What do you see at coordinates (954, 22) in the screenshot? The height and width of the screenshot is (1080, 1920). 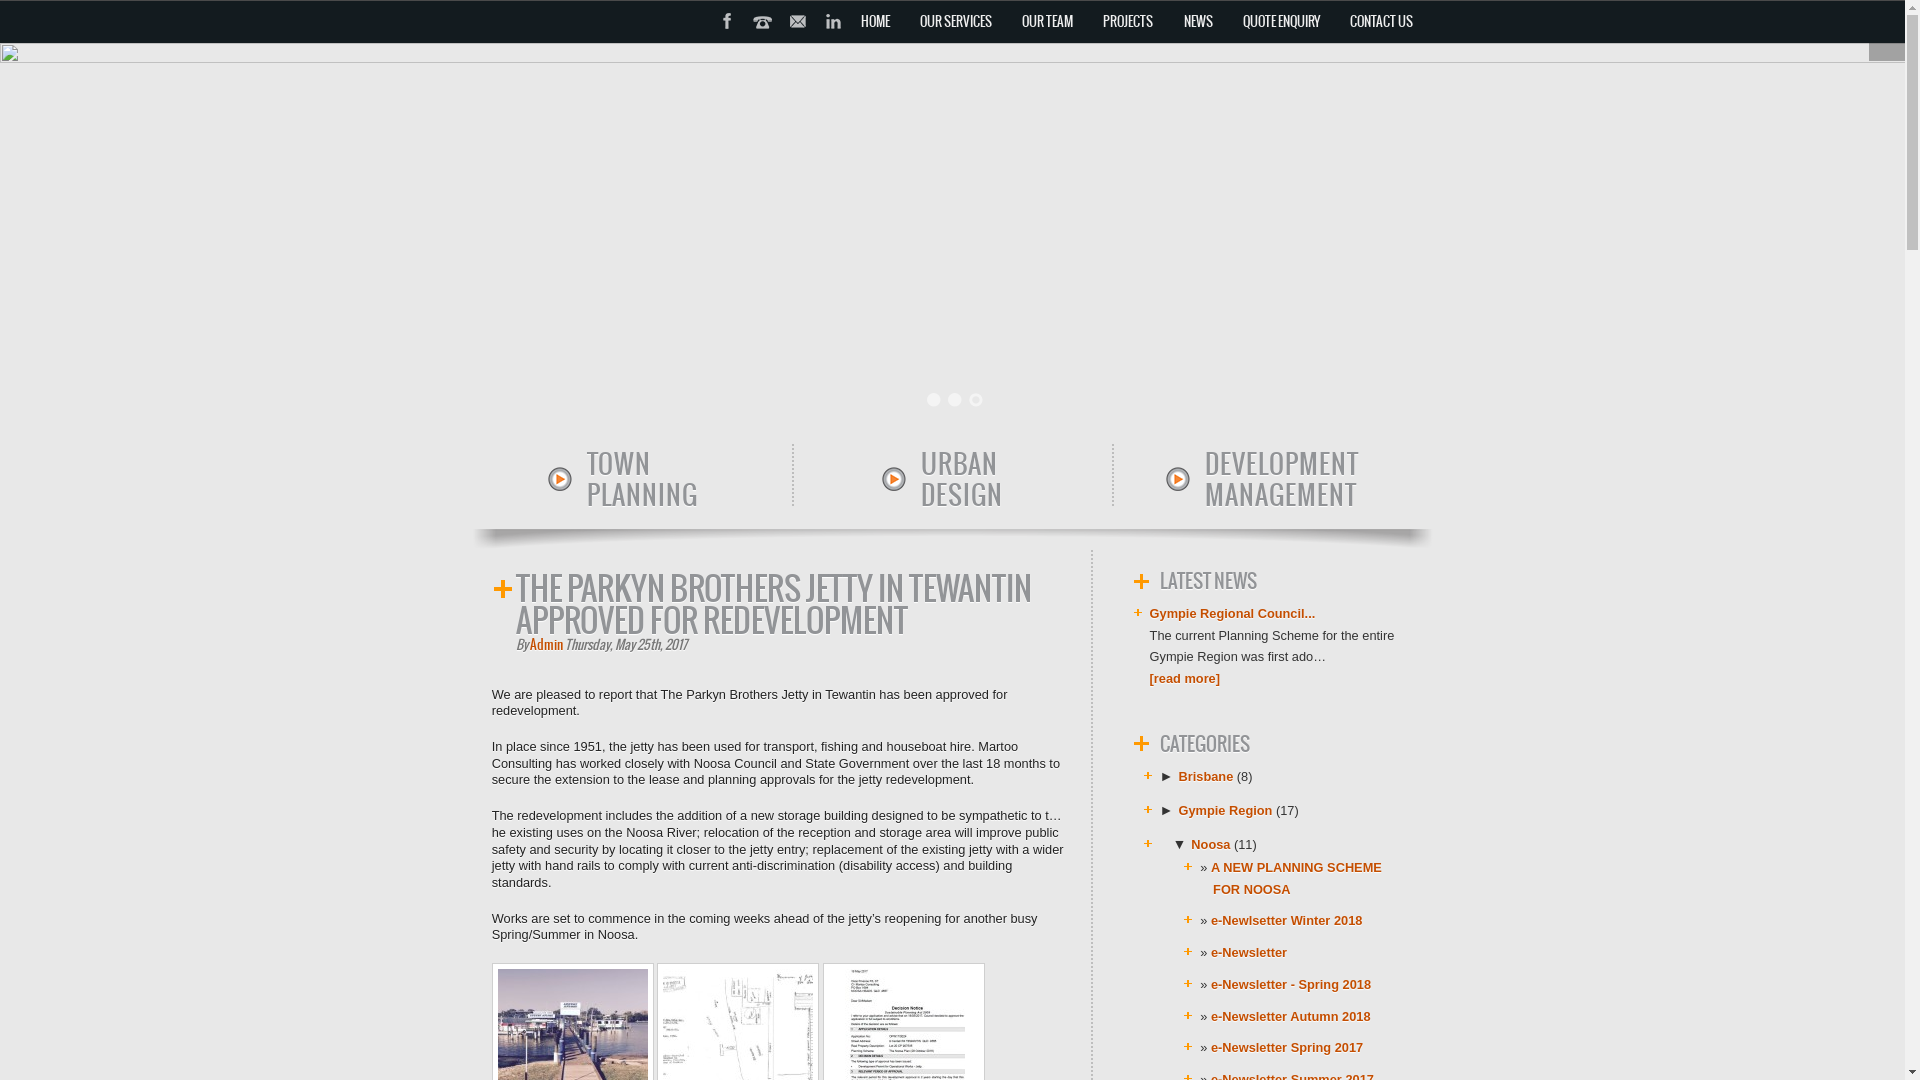 I see `'OUR SERVICES'` at bounding box center [954, 22].